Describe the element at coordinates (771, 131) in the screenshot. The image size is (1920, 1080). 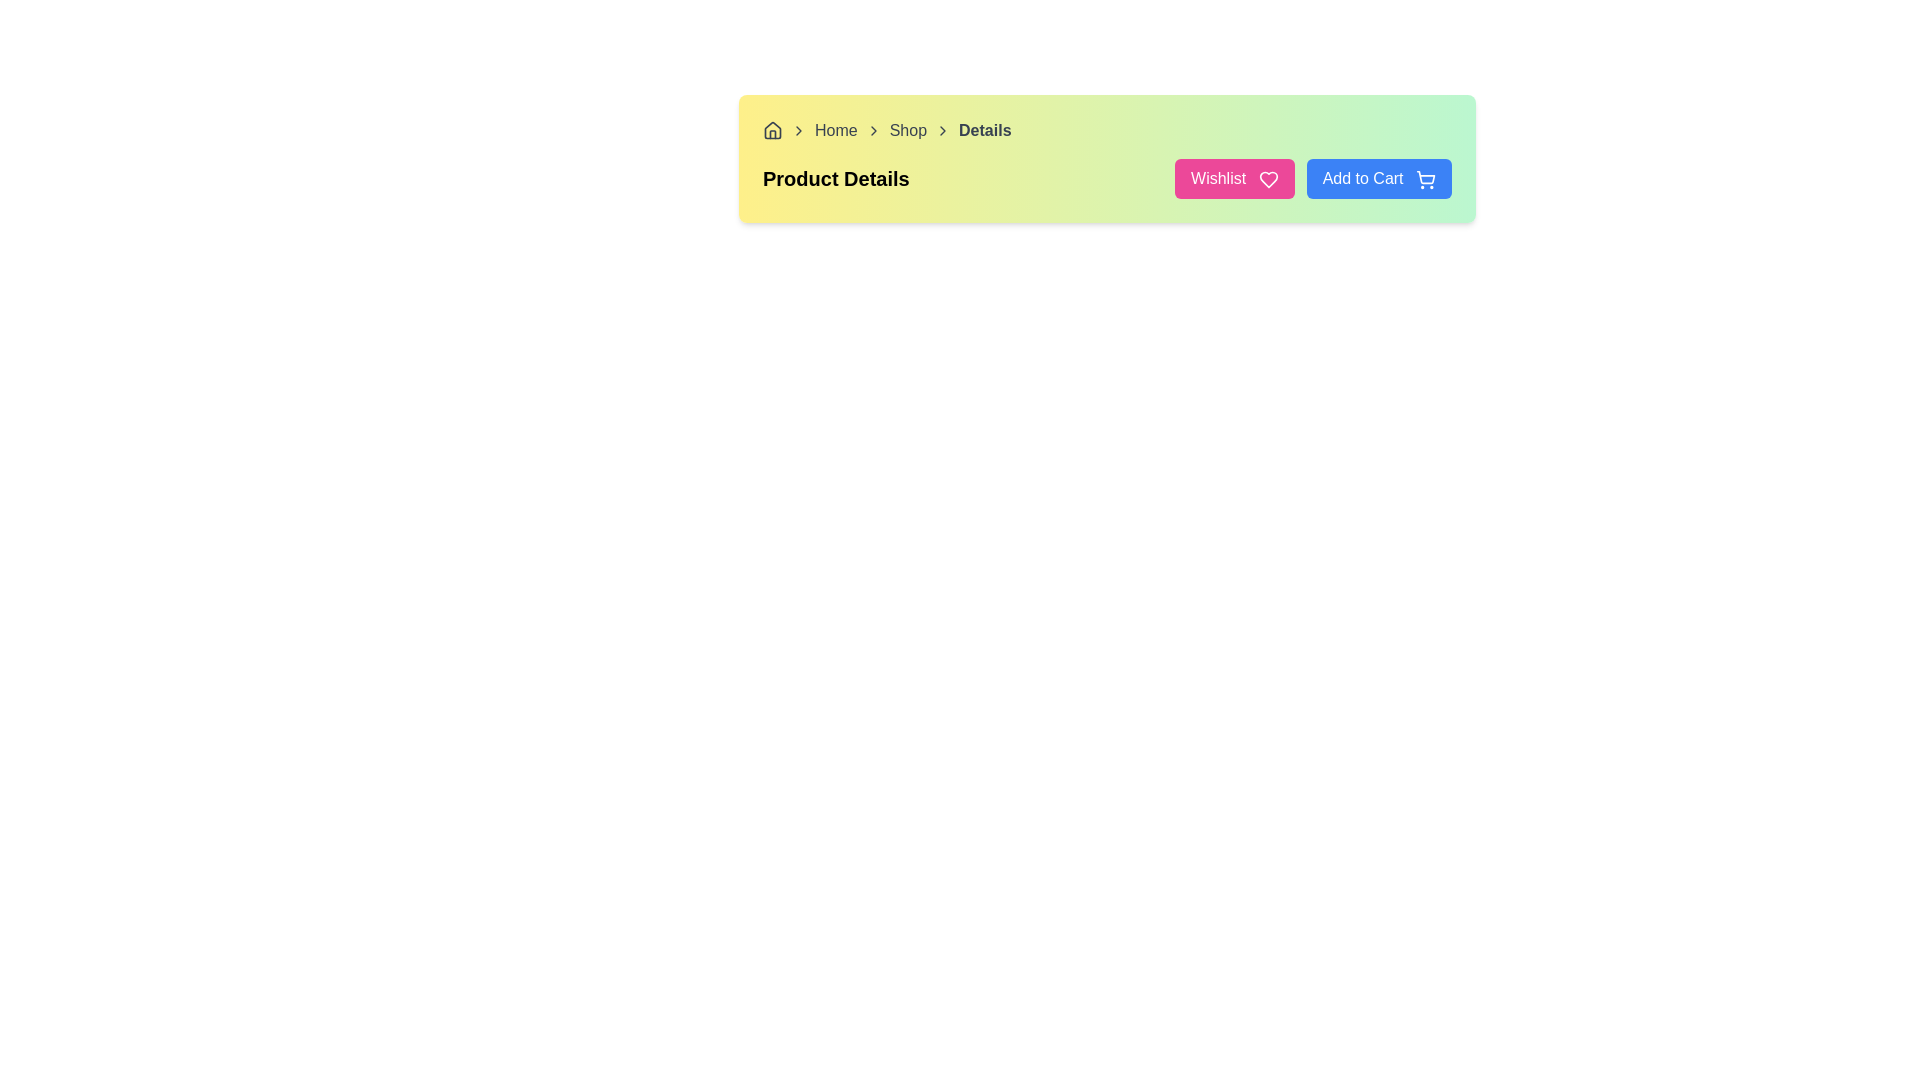
I see `the house icon in the breadcrumb navigation bar` at that location.